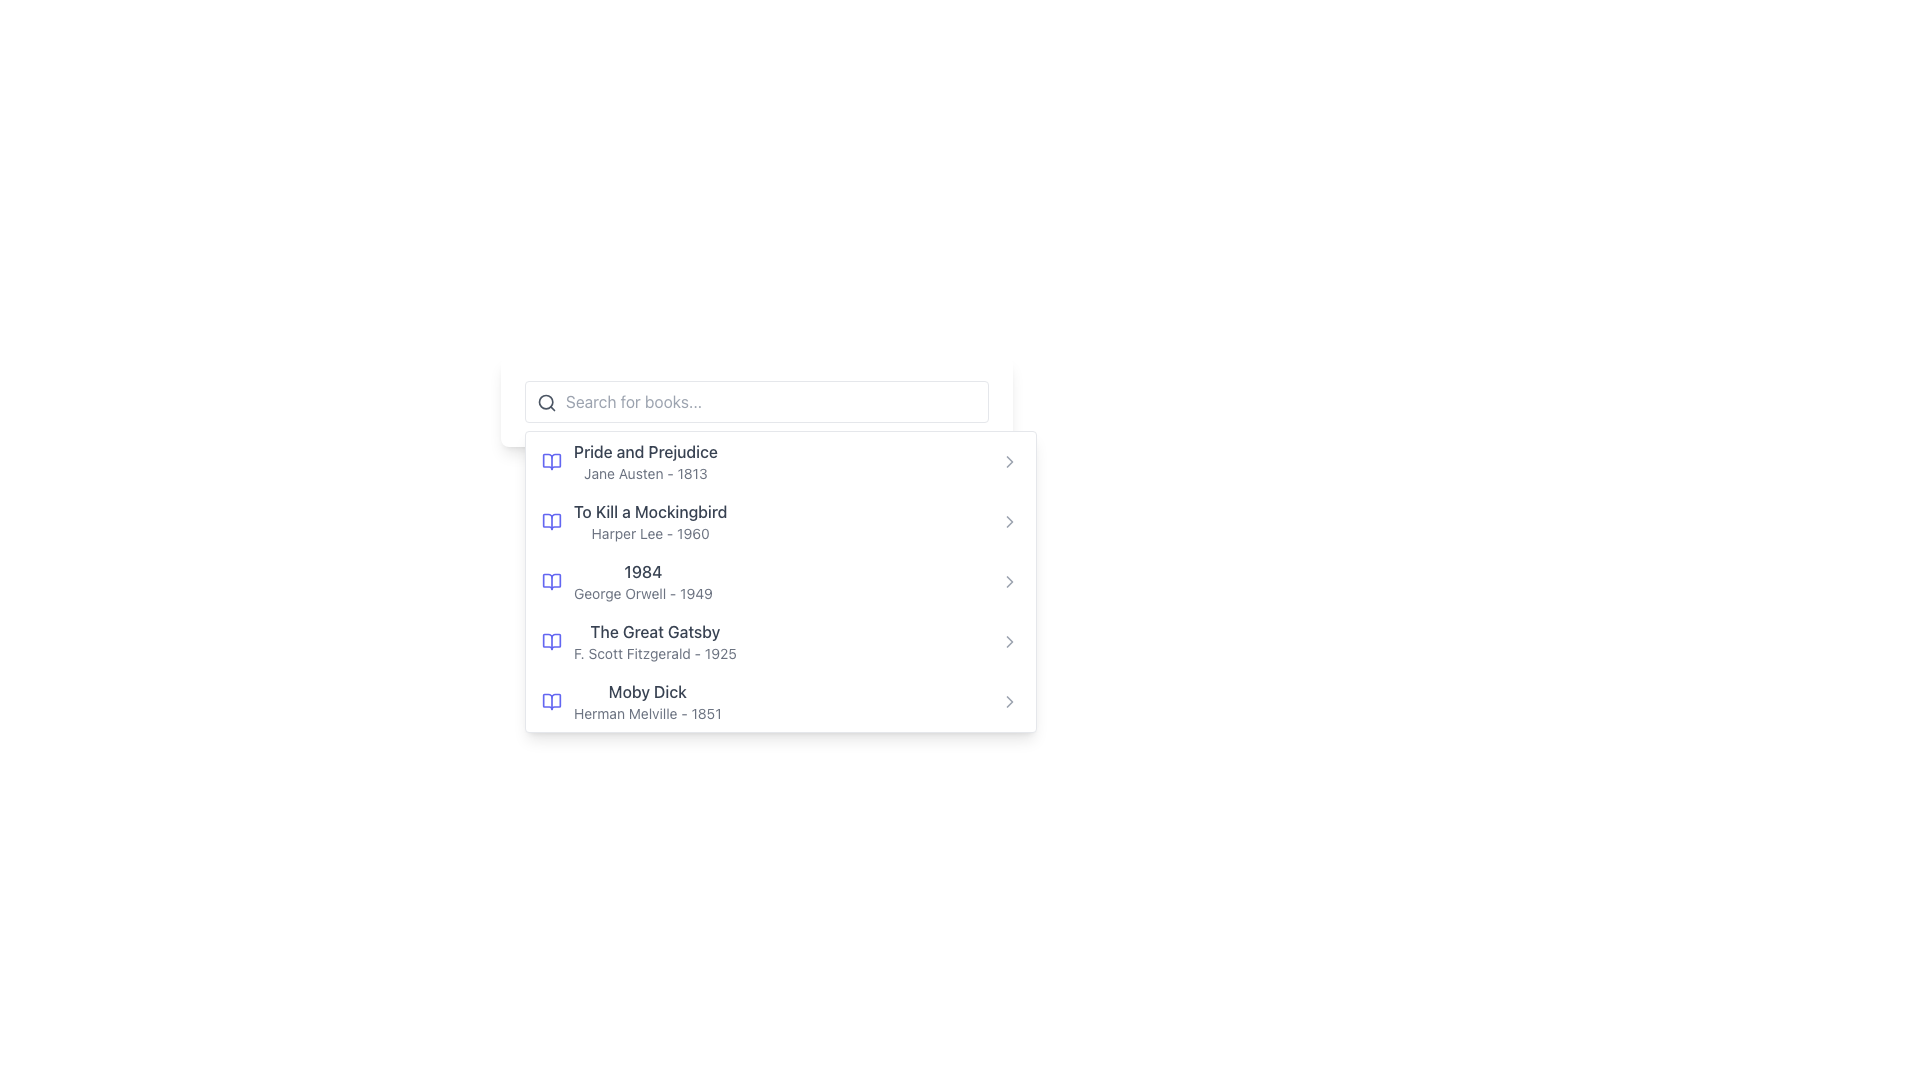  Describe the element at coordinates (655, 641) in the screenshot. I see `the Text Display element that shows information about the book 'The Great Gatsby', which is the fourth item in the vertical list of books, positioned between '1984' by George Orwell and 'Moby Dick' by Herman Melville` at that location.